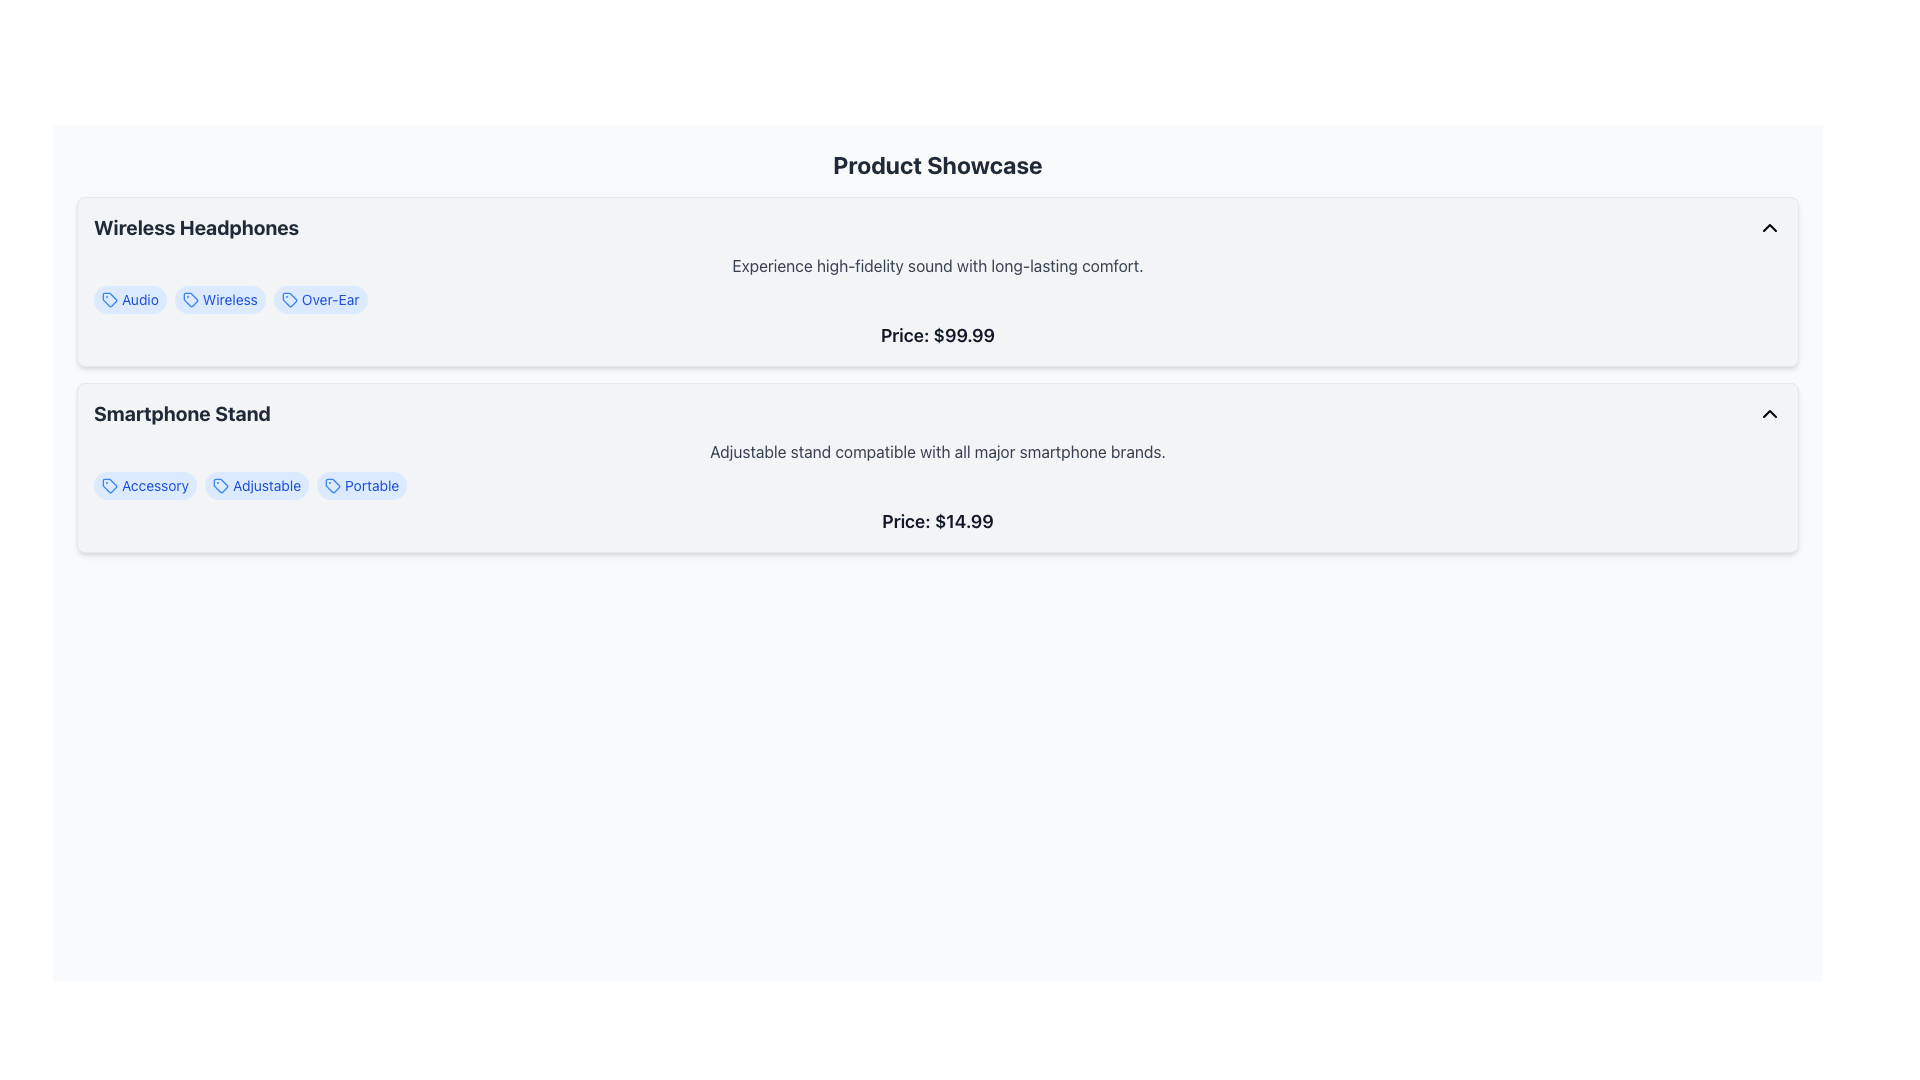 Image resolution: width=1920 pixels, height=1080 pixels. What do you see at coordinates (182, 412) in the screenshot?
I see `the bold, large-sized text label reading 'Smartphone Stand' located within the second product card at the top of the details section` at bounding box center [182, 412].